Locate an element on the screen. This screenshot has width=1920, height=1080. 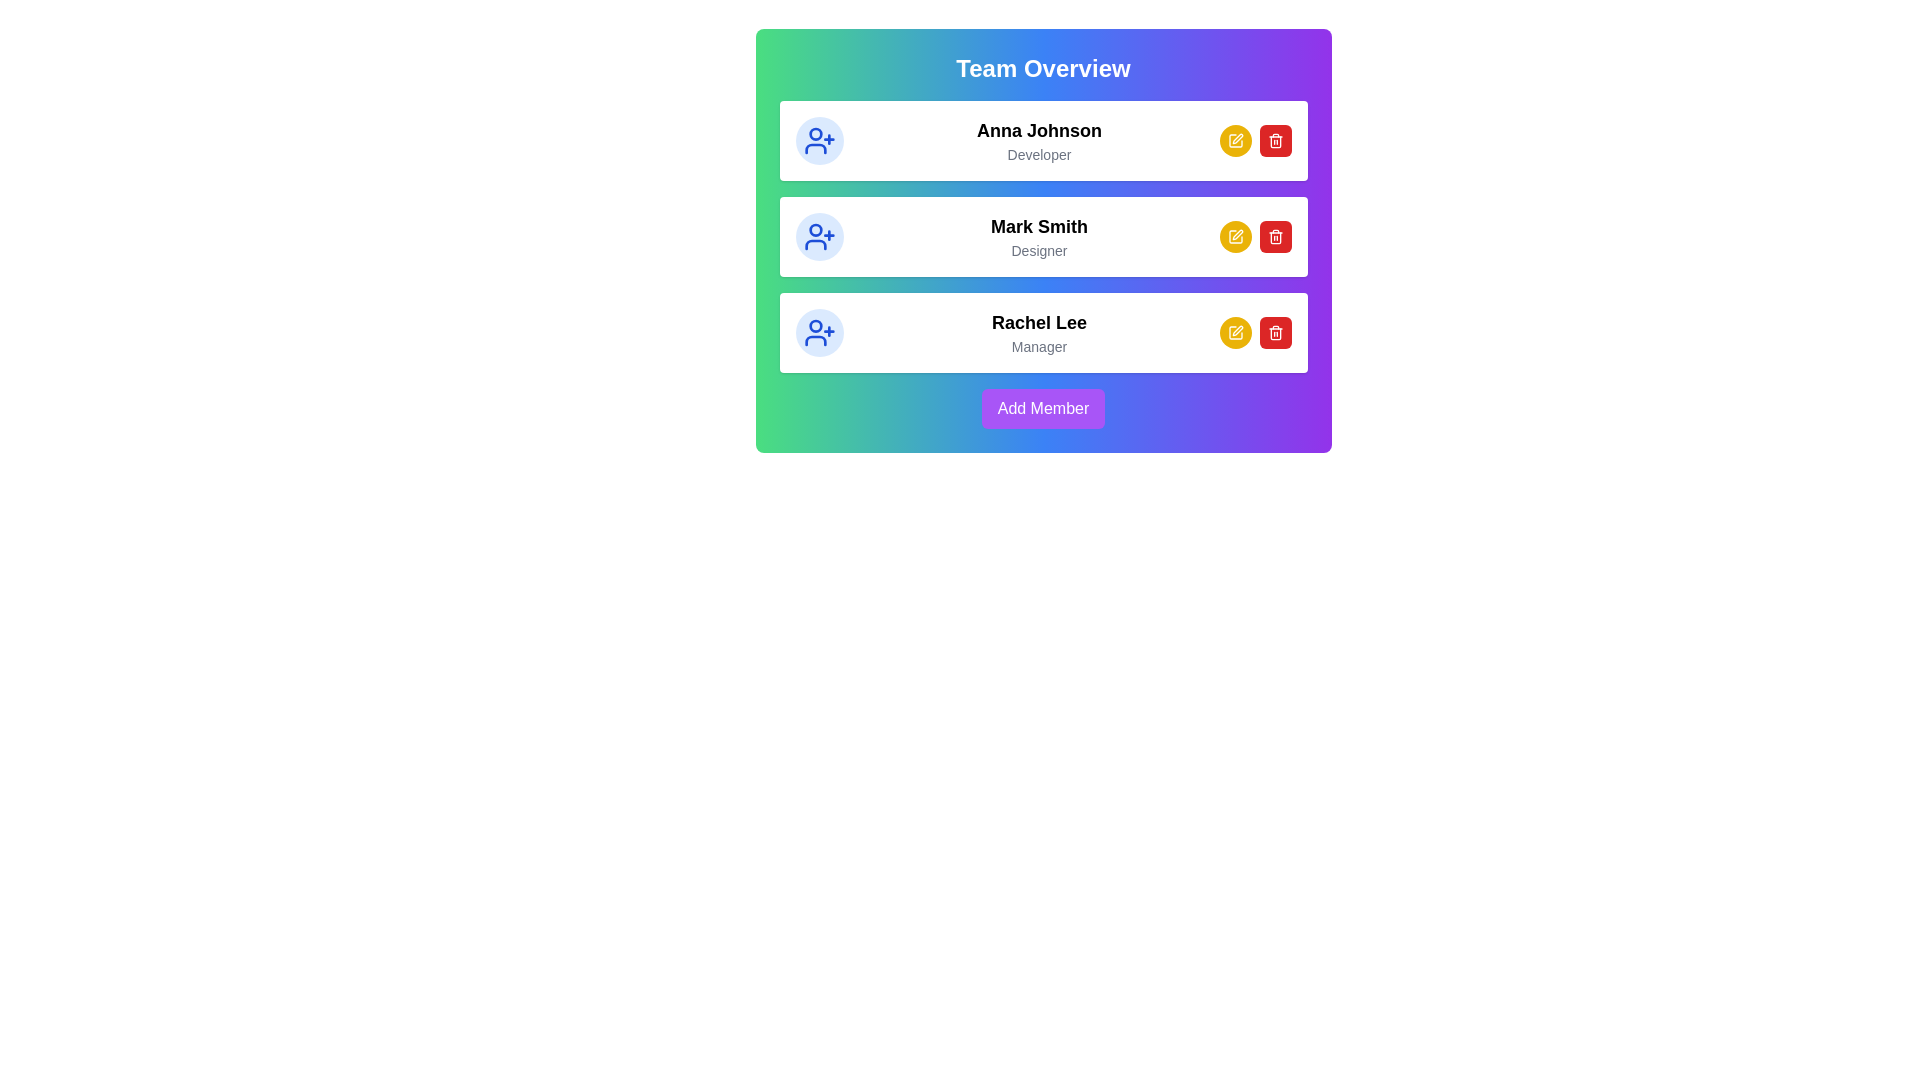
the Text label displaying the name and role of 'Rachel Lee' within the 'Team Overview' section, located between the user icon on the left and the action buttons on the right is located at coordinates (1039, 331).